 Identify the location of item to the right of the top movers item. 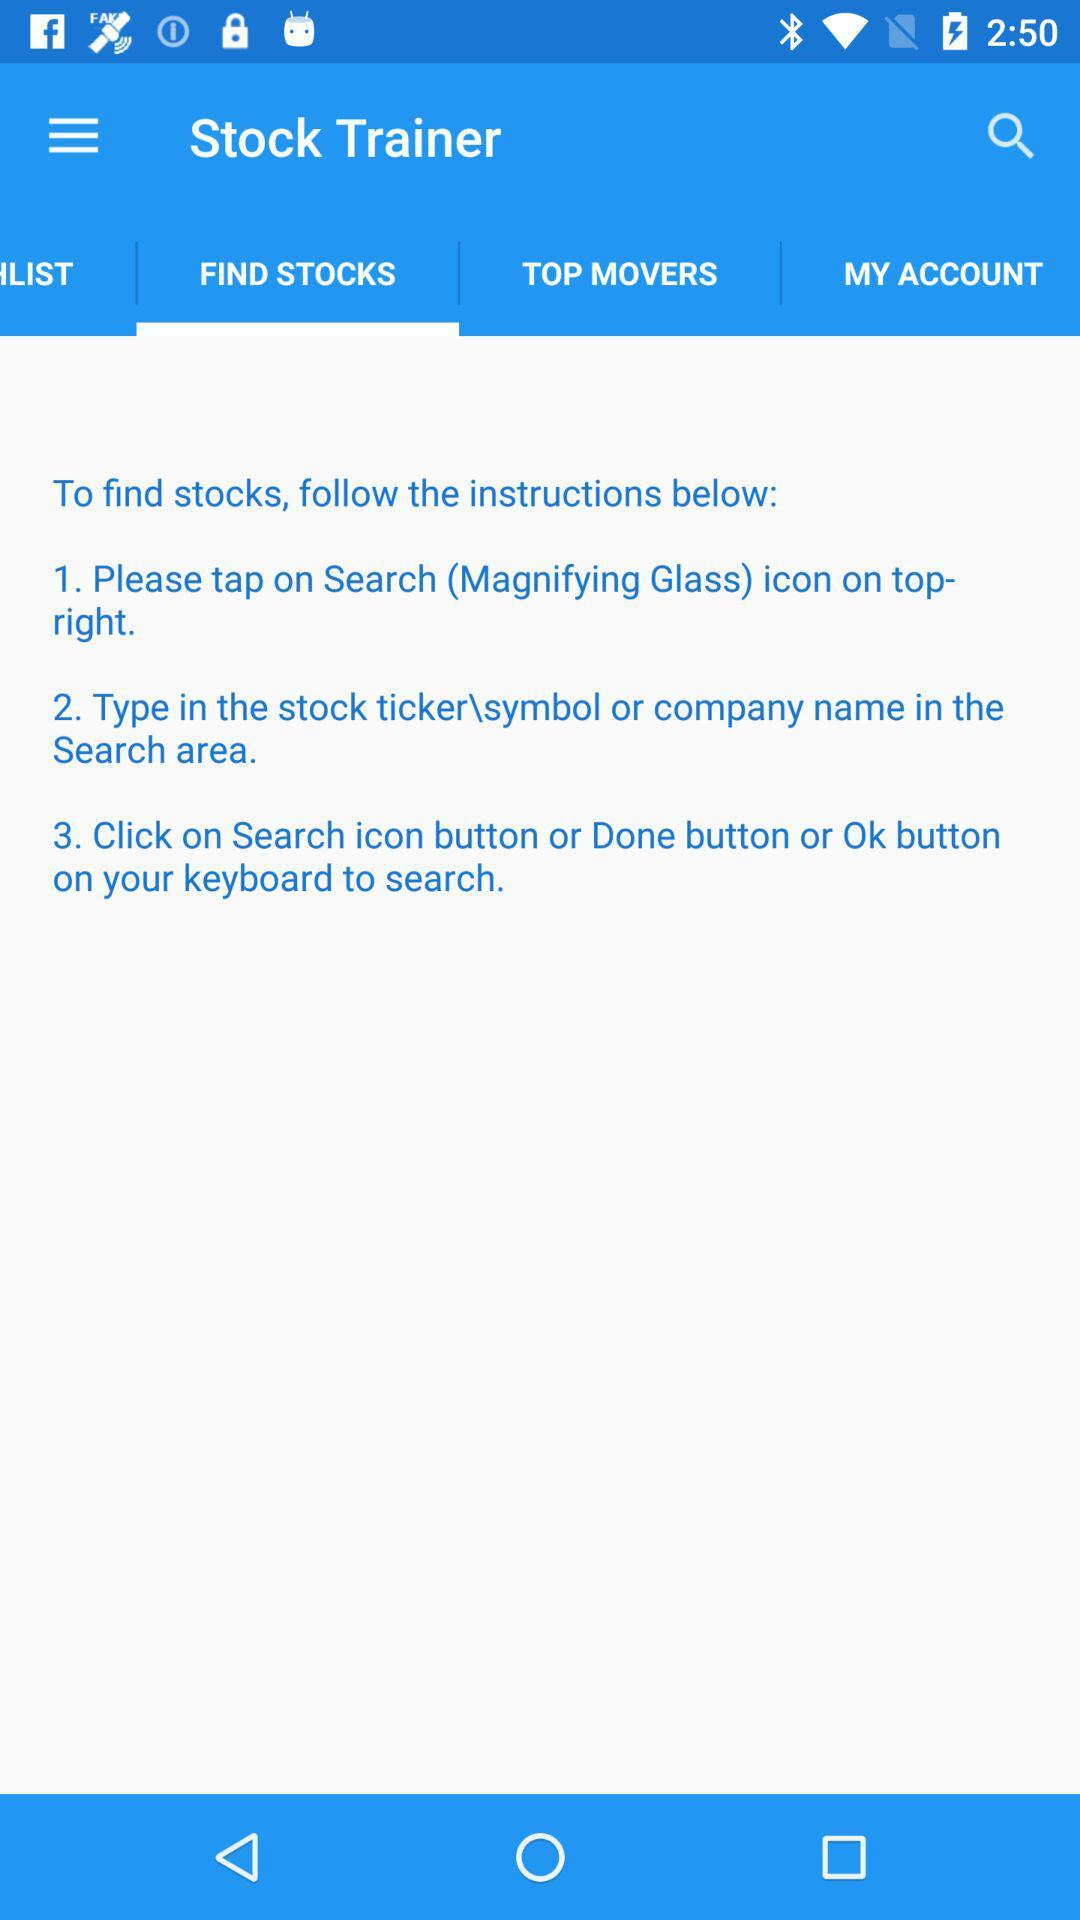
(930, 272).